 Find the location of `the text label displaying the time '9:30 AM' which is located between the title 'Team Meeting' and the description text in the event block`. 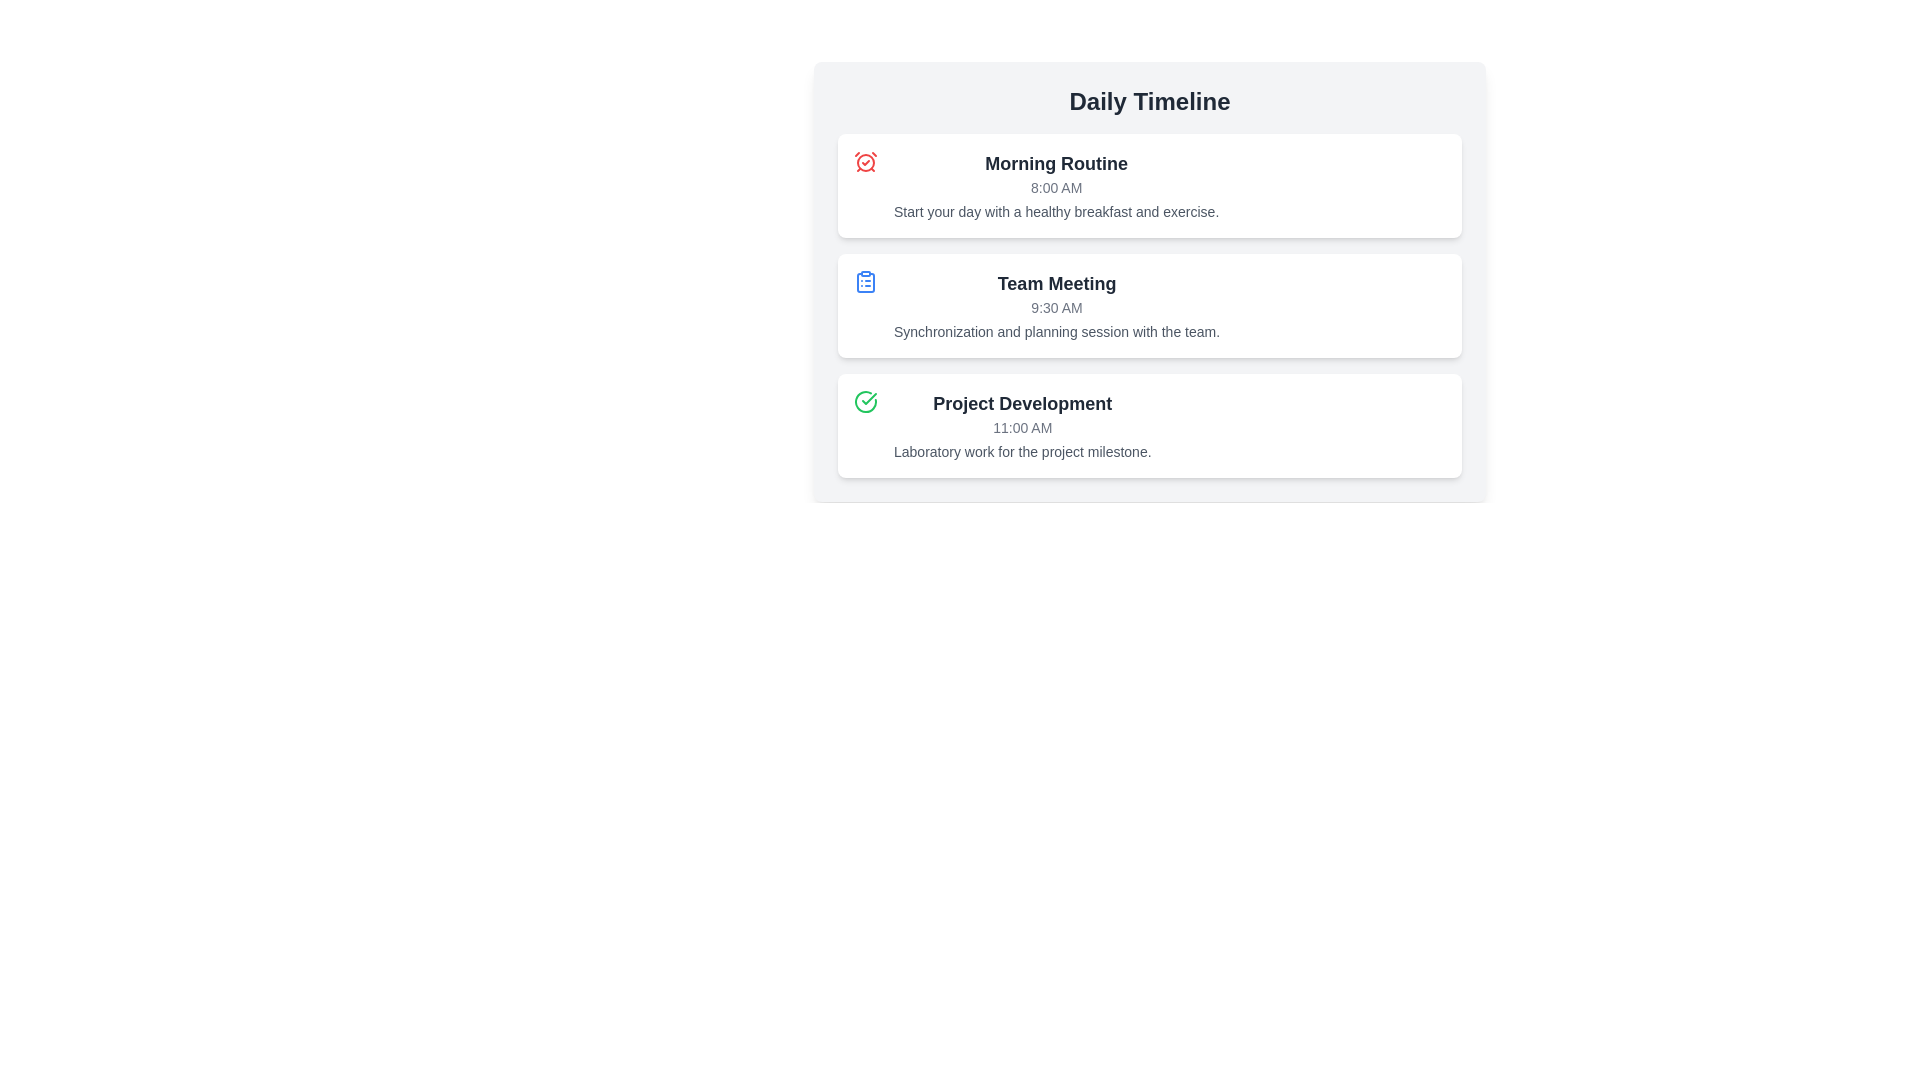

the text label displaying the time '9:30 AM' which is located between the title 'Team Meeting' and the description text in the event block is located at coordinates (1055, 308).